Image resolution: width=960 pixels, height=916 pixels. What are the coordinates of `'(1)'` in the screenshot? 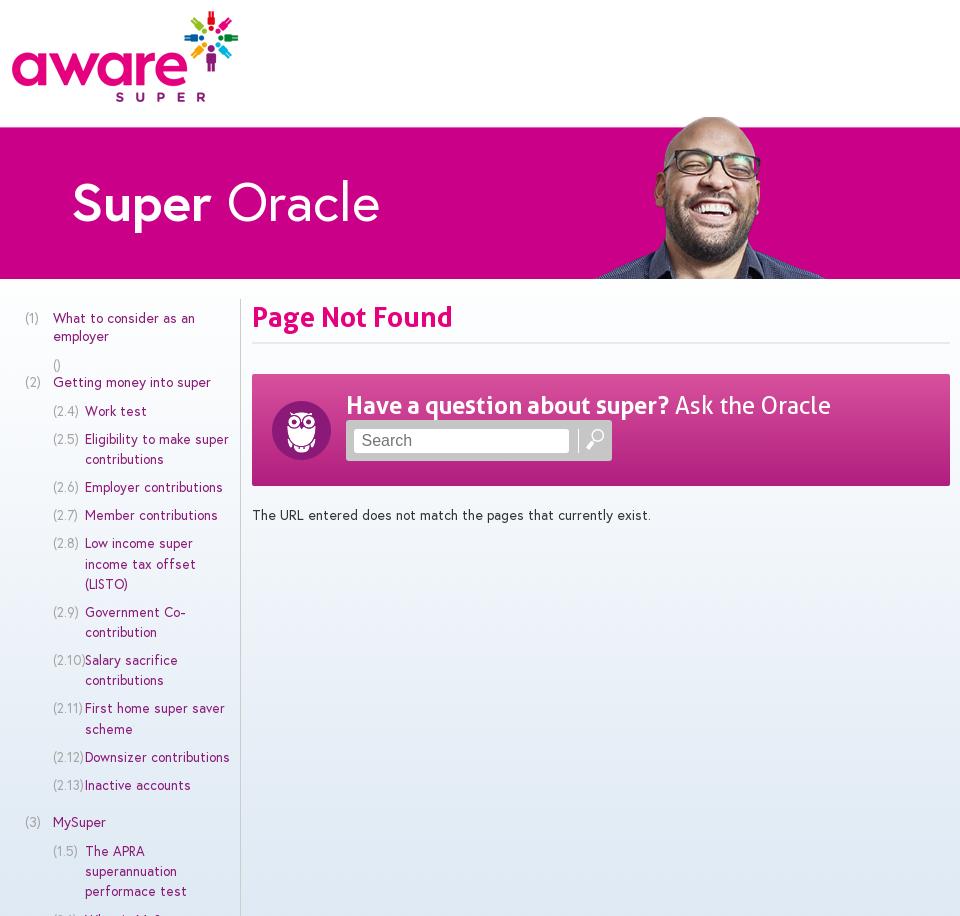 It's located at (30, 316).